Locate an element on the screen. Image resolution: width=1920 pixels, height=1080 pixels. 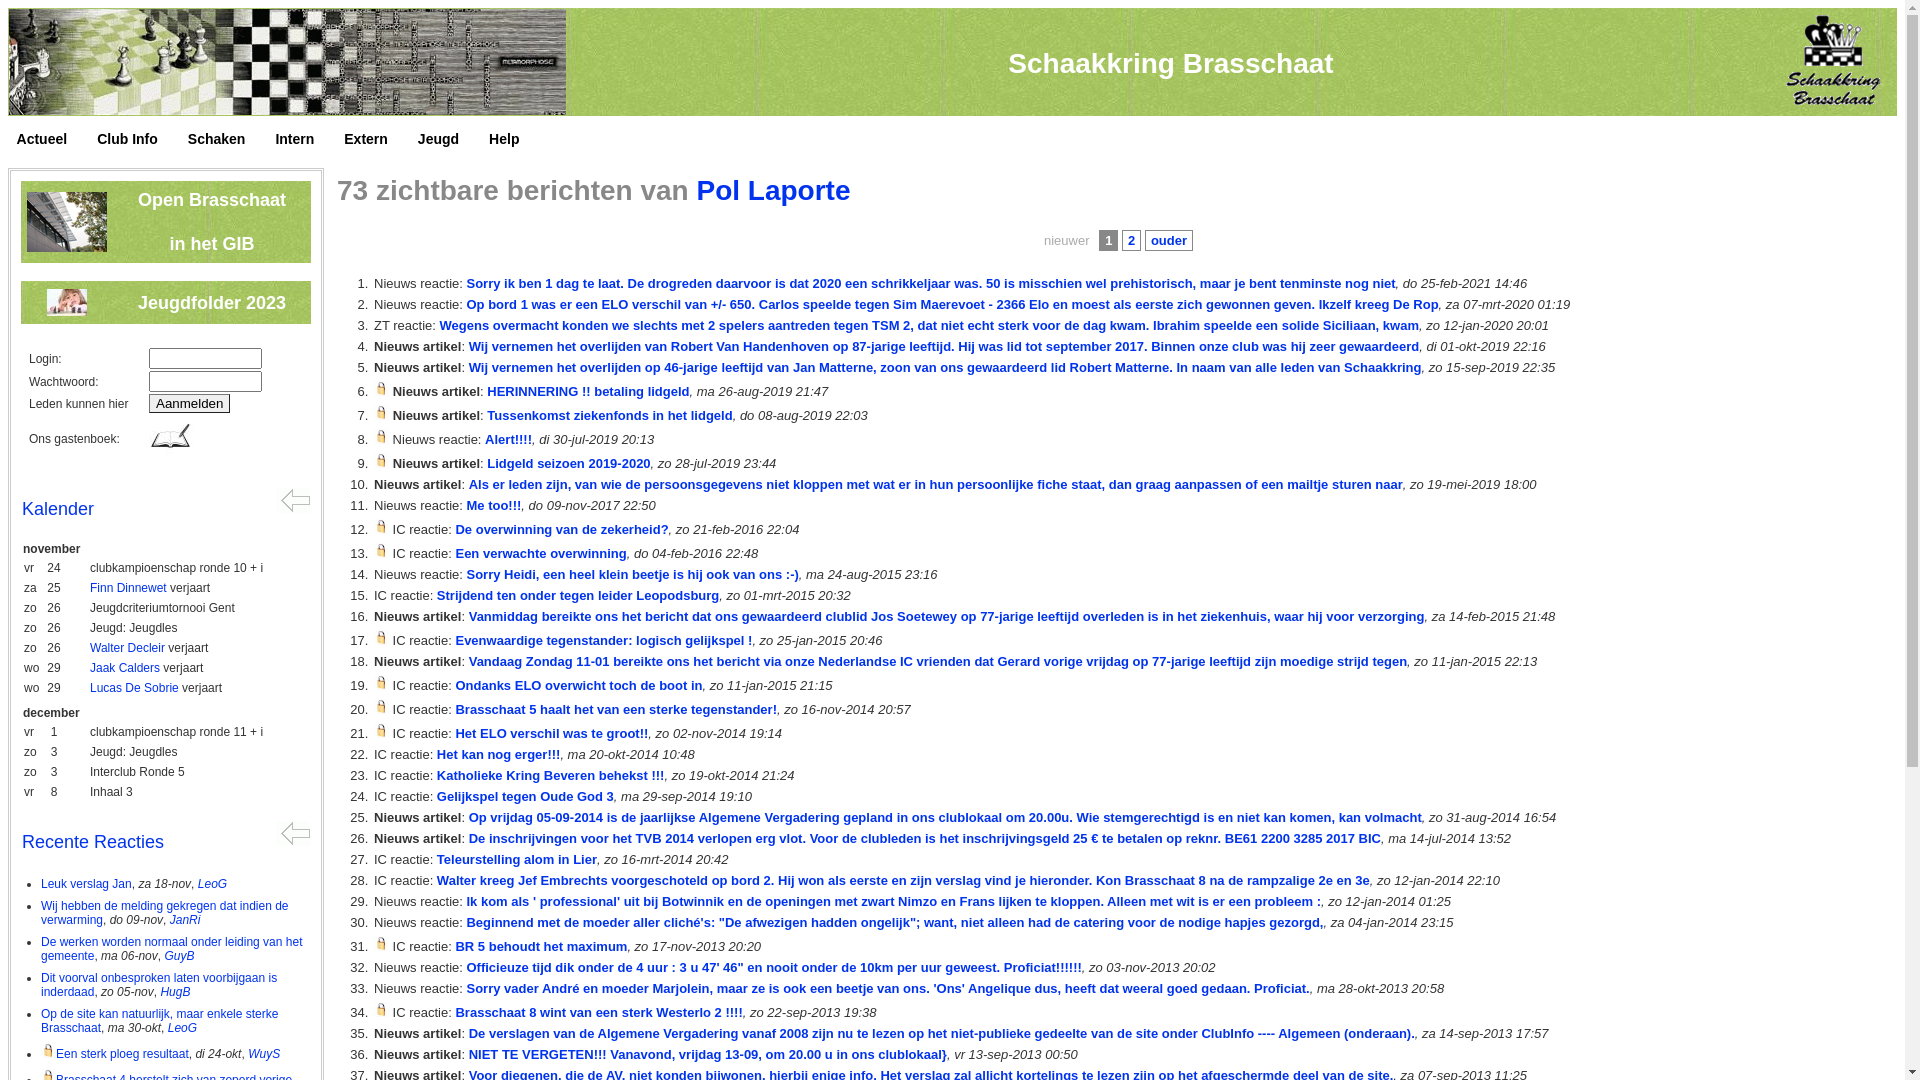
'Het kan nog erger!!!' is located at coordinates (499, 754).